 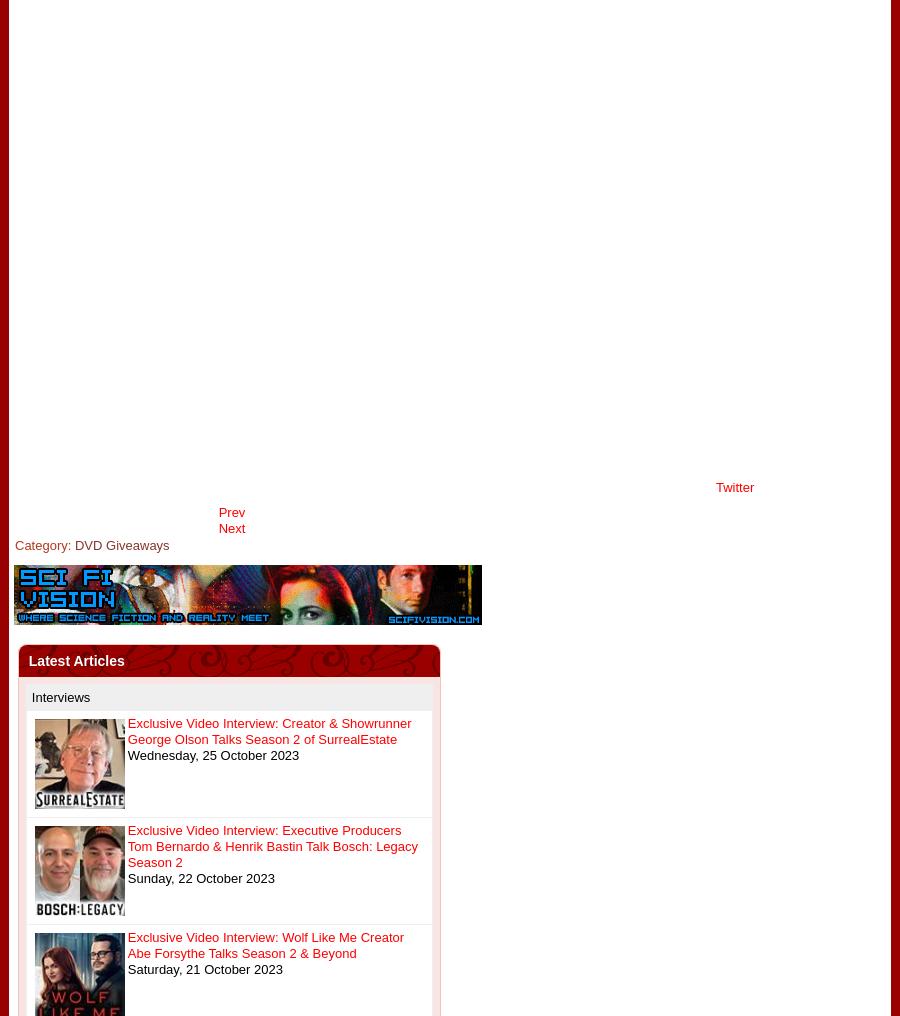 I want to click on 'Prev', so click(x=230, y=511).